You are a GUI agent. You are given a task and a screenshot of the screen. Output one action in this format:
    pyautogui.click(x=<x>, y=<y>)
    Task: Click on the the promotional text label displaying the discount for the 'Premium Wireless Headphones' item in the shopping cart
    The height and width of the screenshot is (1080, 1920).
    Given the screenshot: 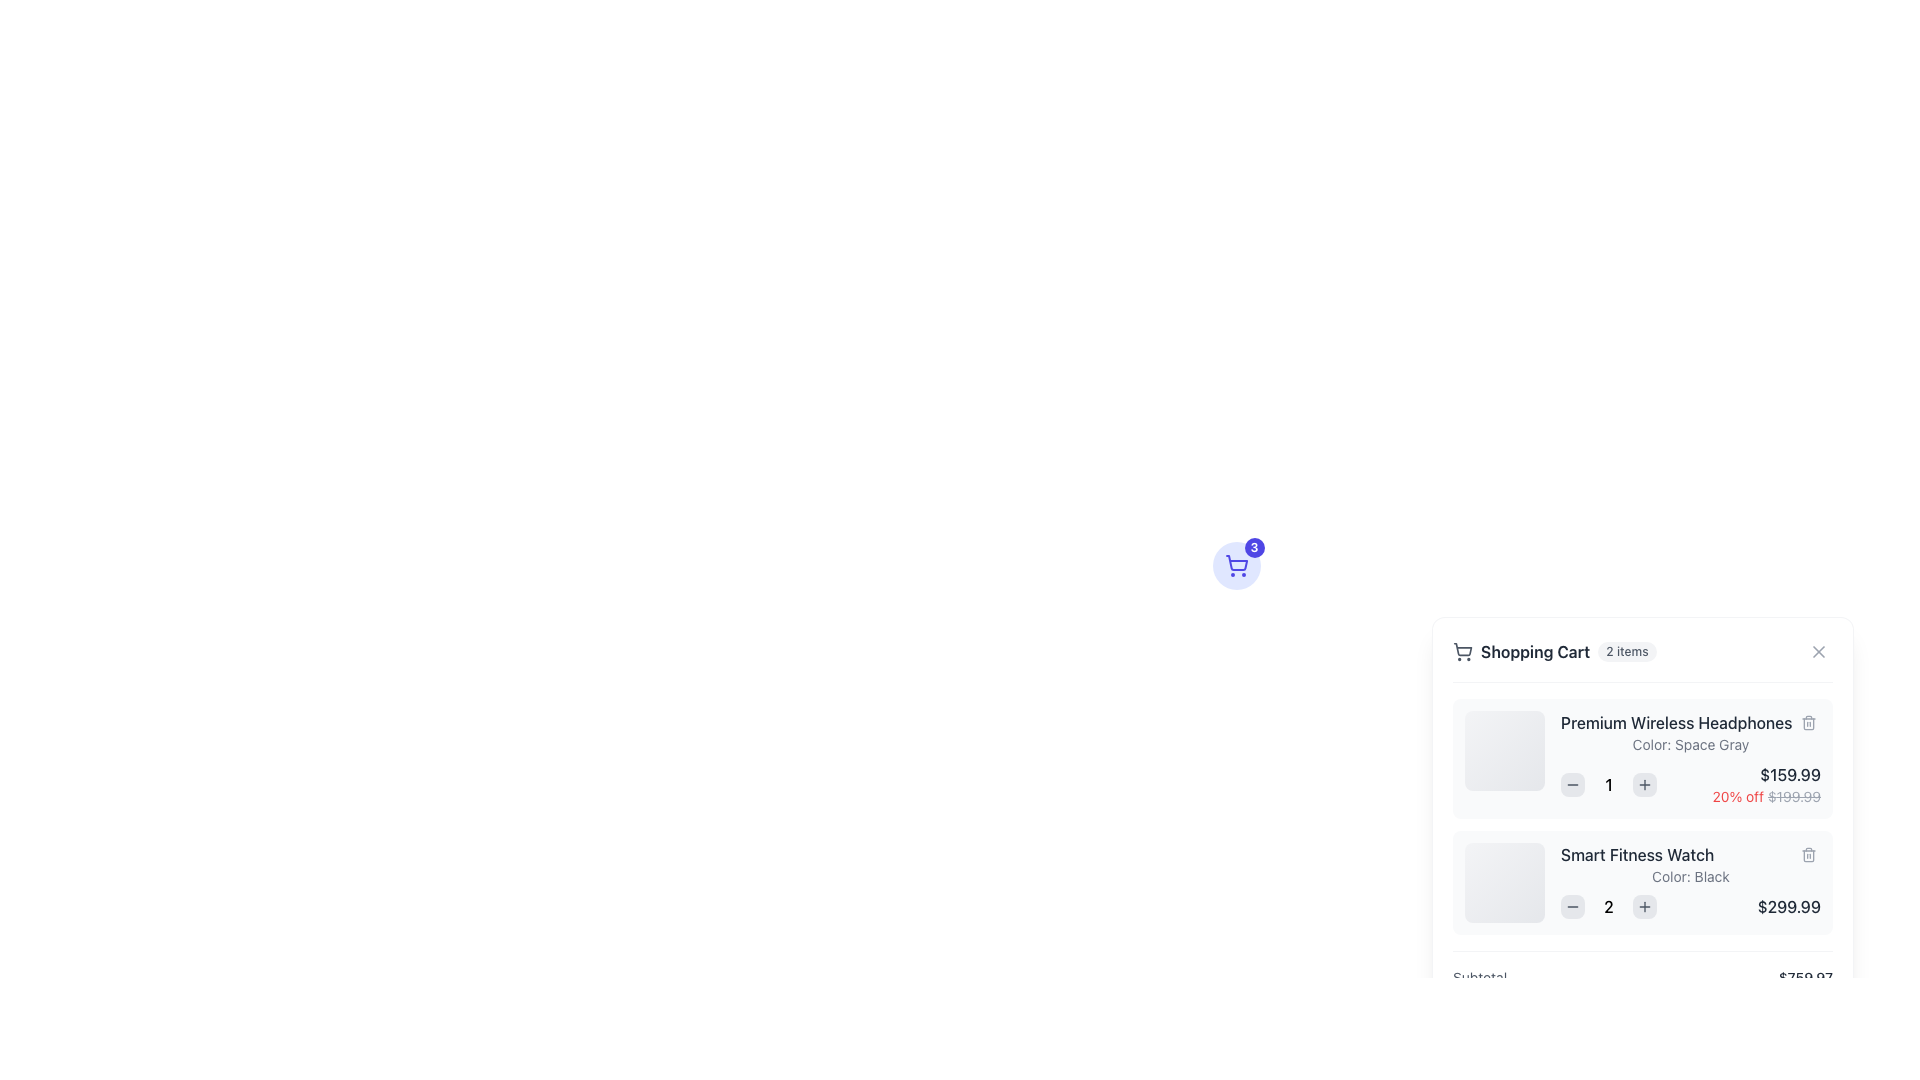 What is the action you would take?
    pyautogui.click(x=1766, y=796)
    